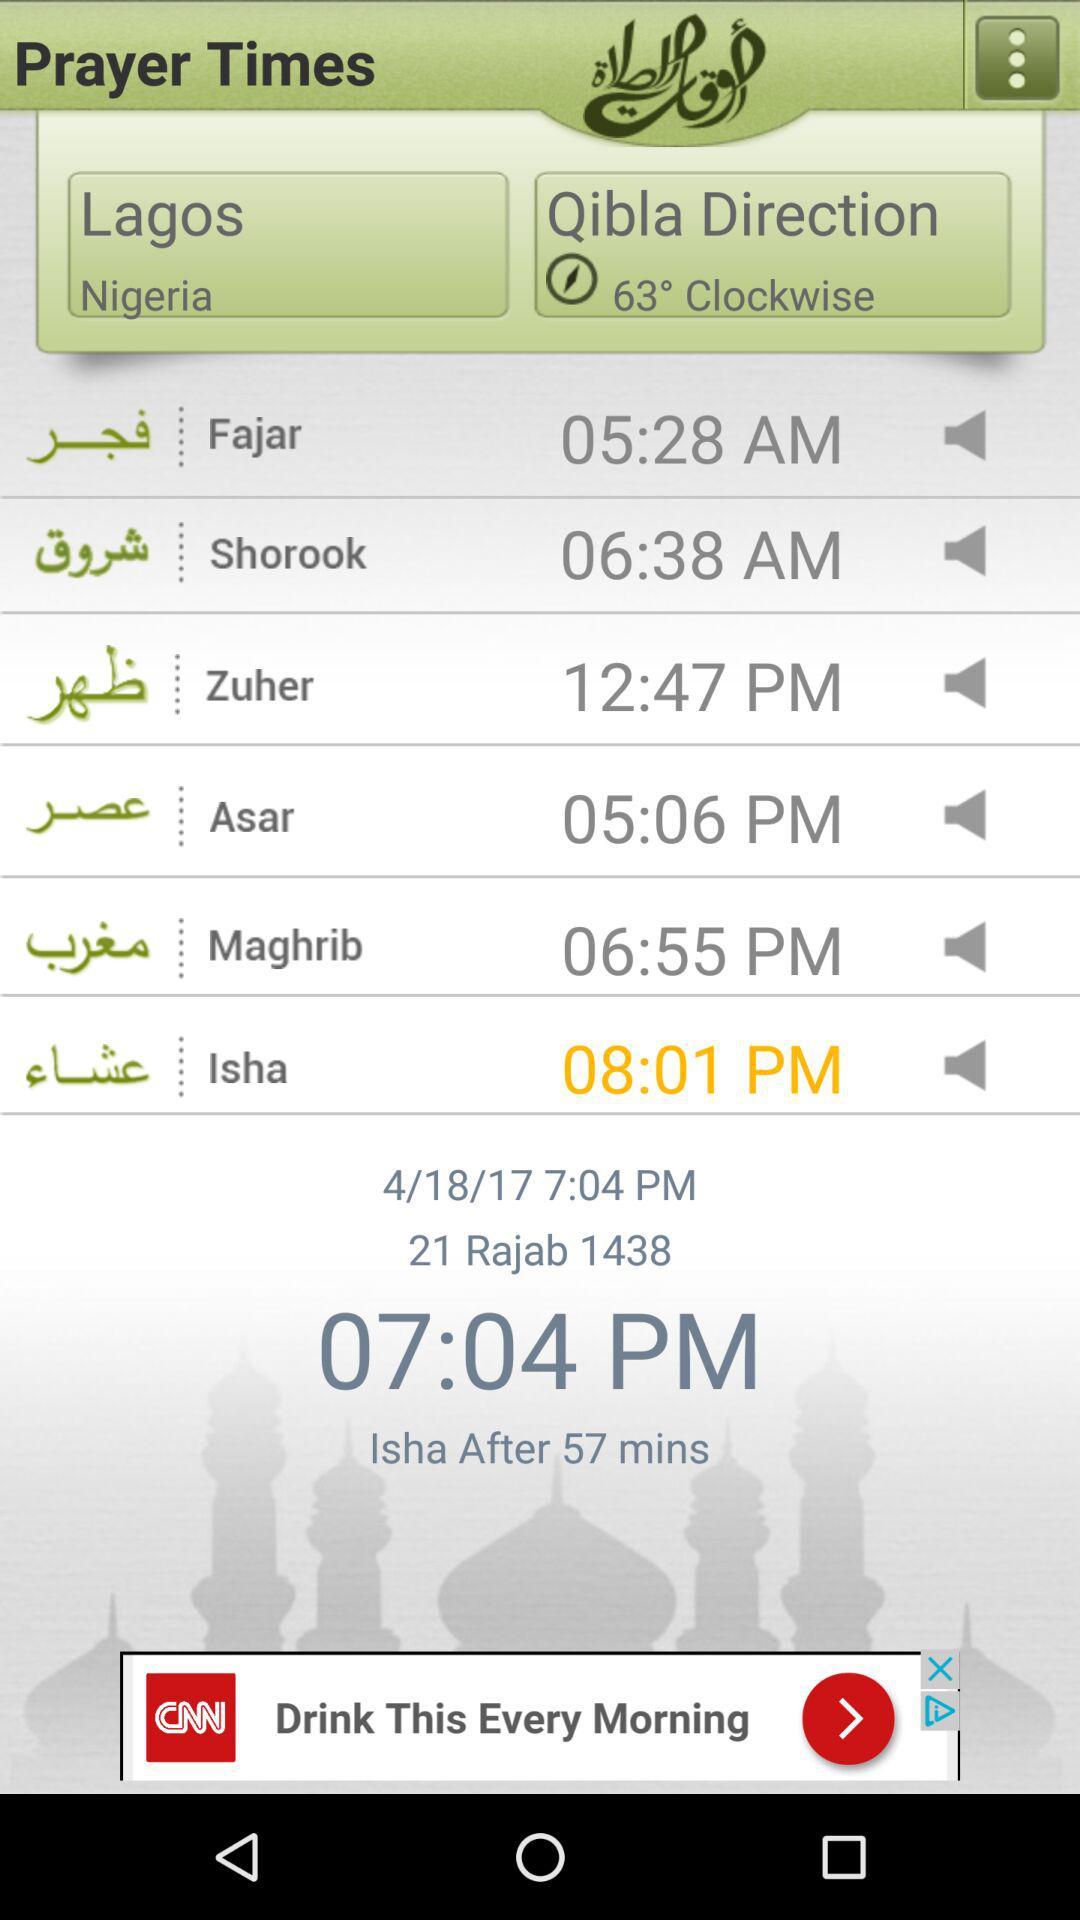 The image size is (1080, 1920). I want to click on link to advertisement, so click(540, 1713).